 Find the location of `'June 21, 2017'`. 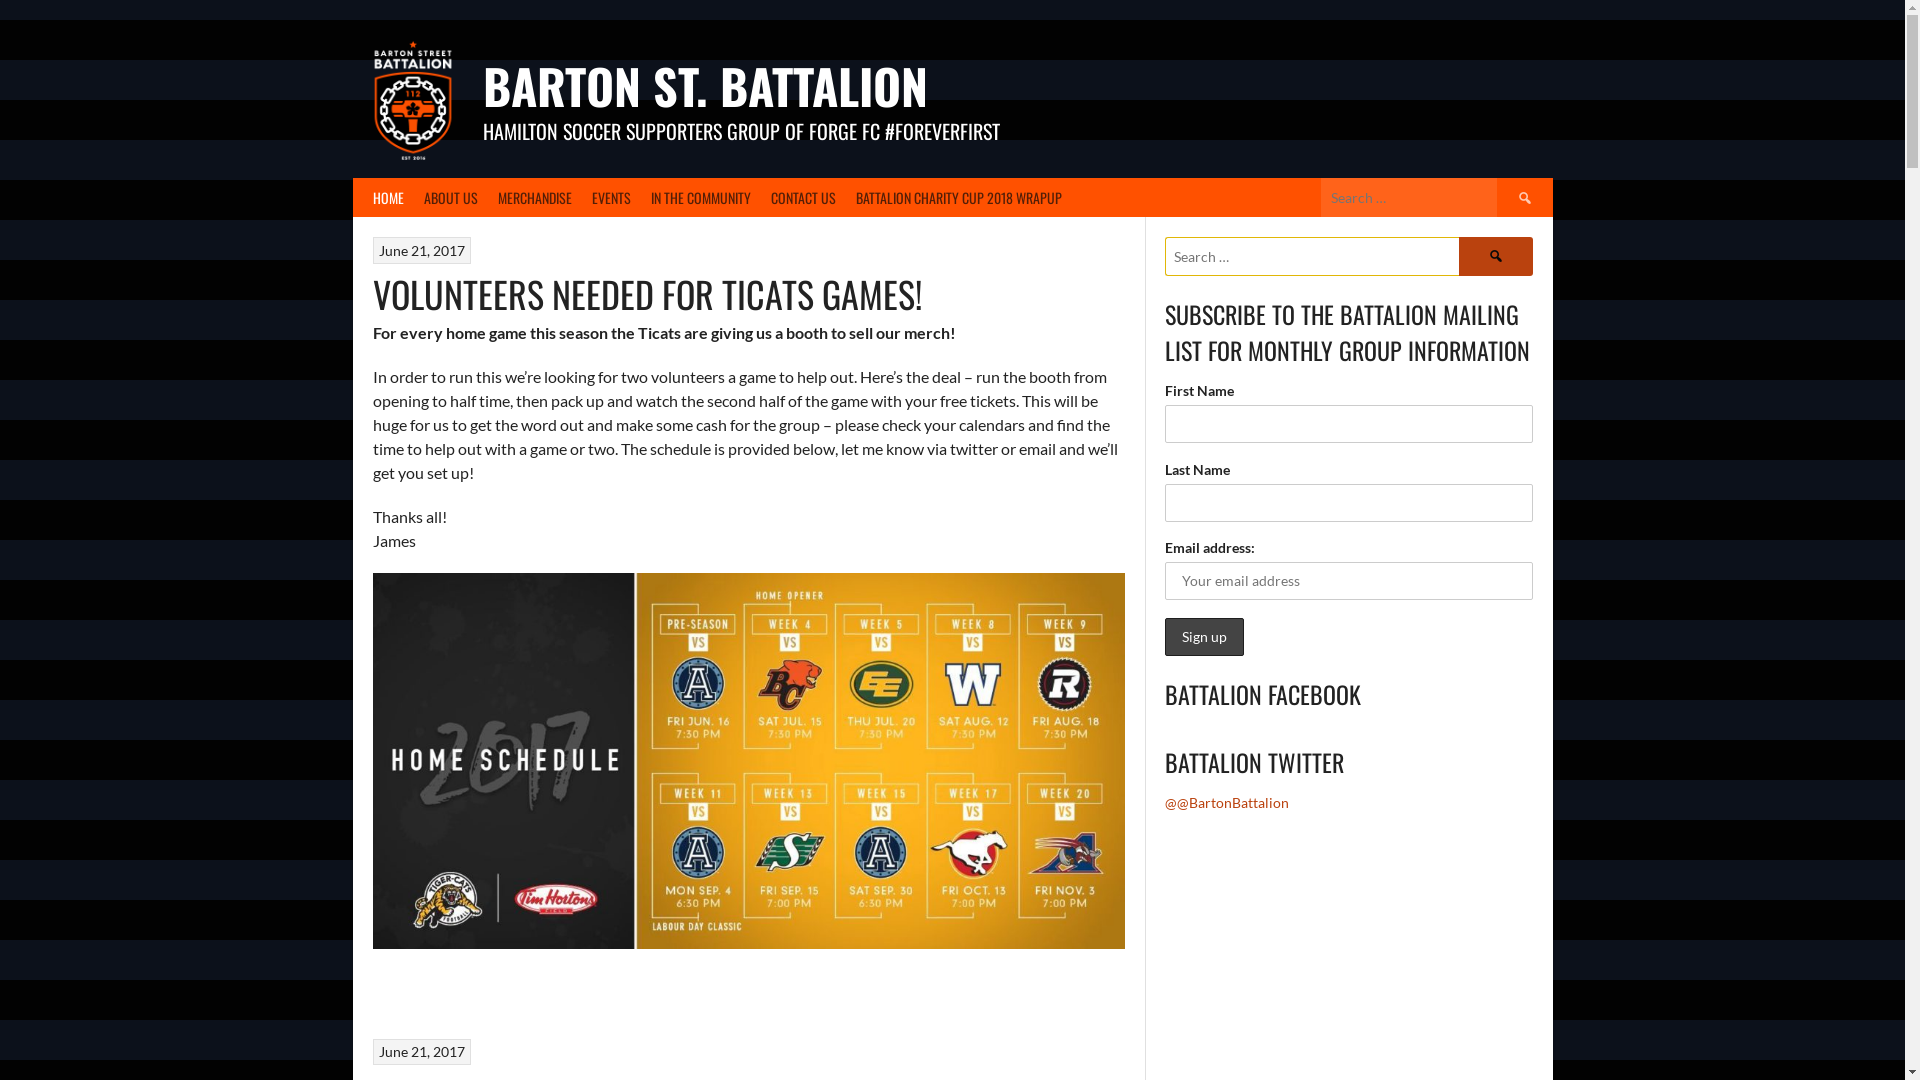

'June 21, 2017' is located at coordinates (421, 249).